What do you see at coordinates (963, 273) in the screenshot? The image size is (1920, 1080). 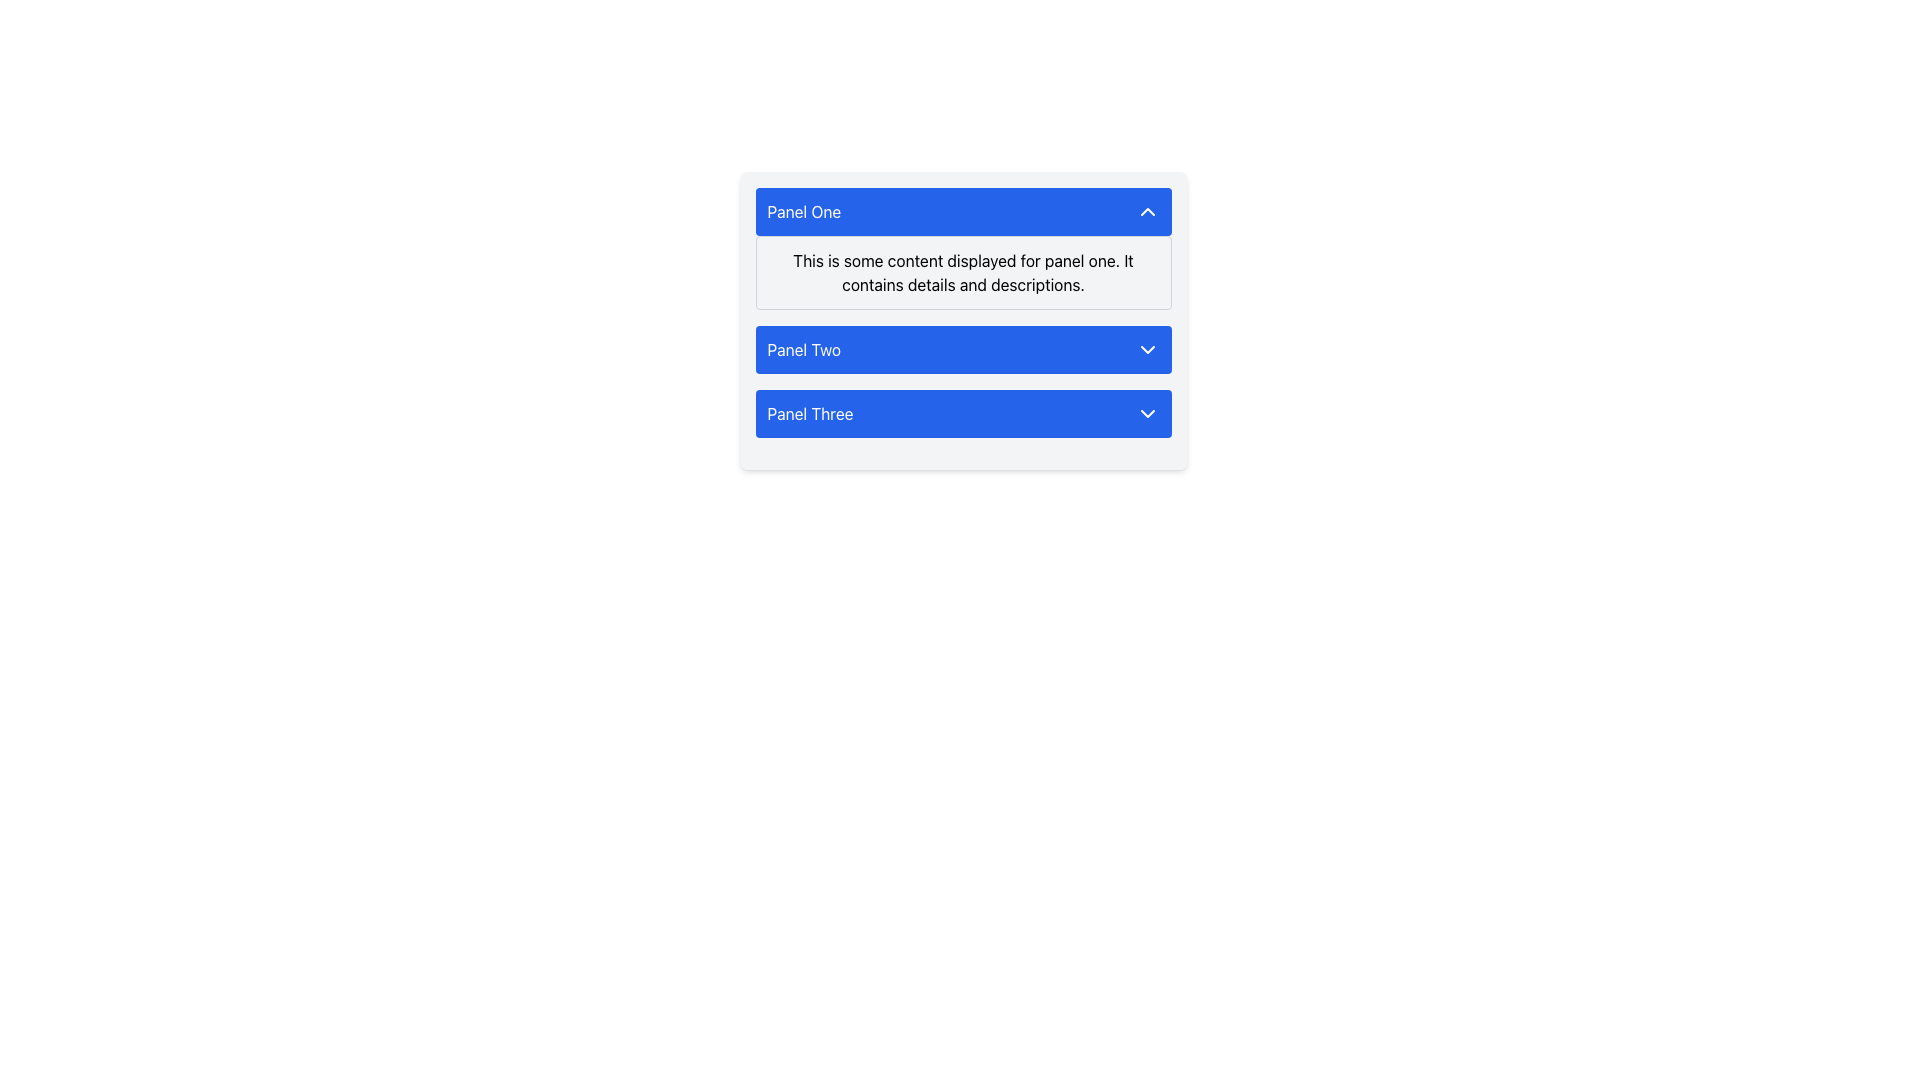 I see `the informational box displaying details for the 'Panel One' section, located directly below the 'Panel One' header` at bounding box center [963, 273].